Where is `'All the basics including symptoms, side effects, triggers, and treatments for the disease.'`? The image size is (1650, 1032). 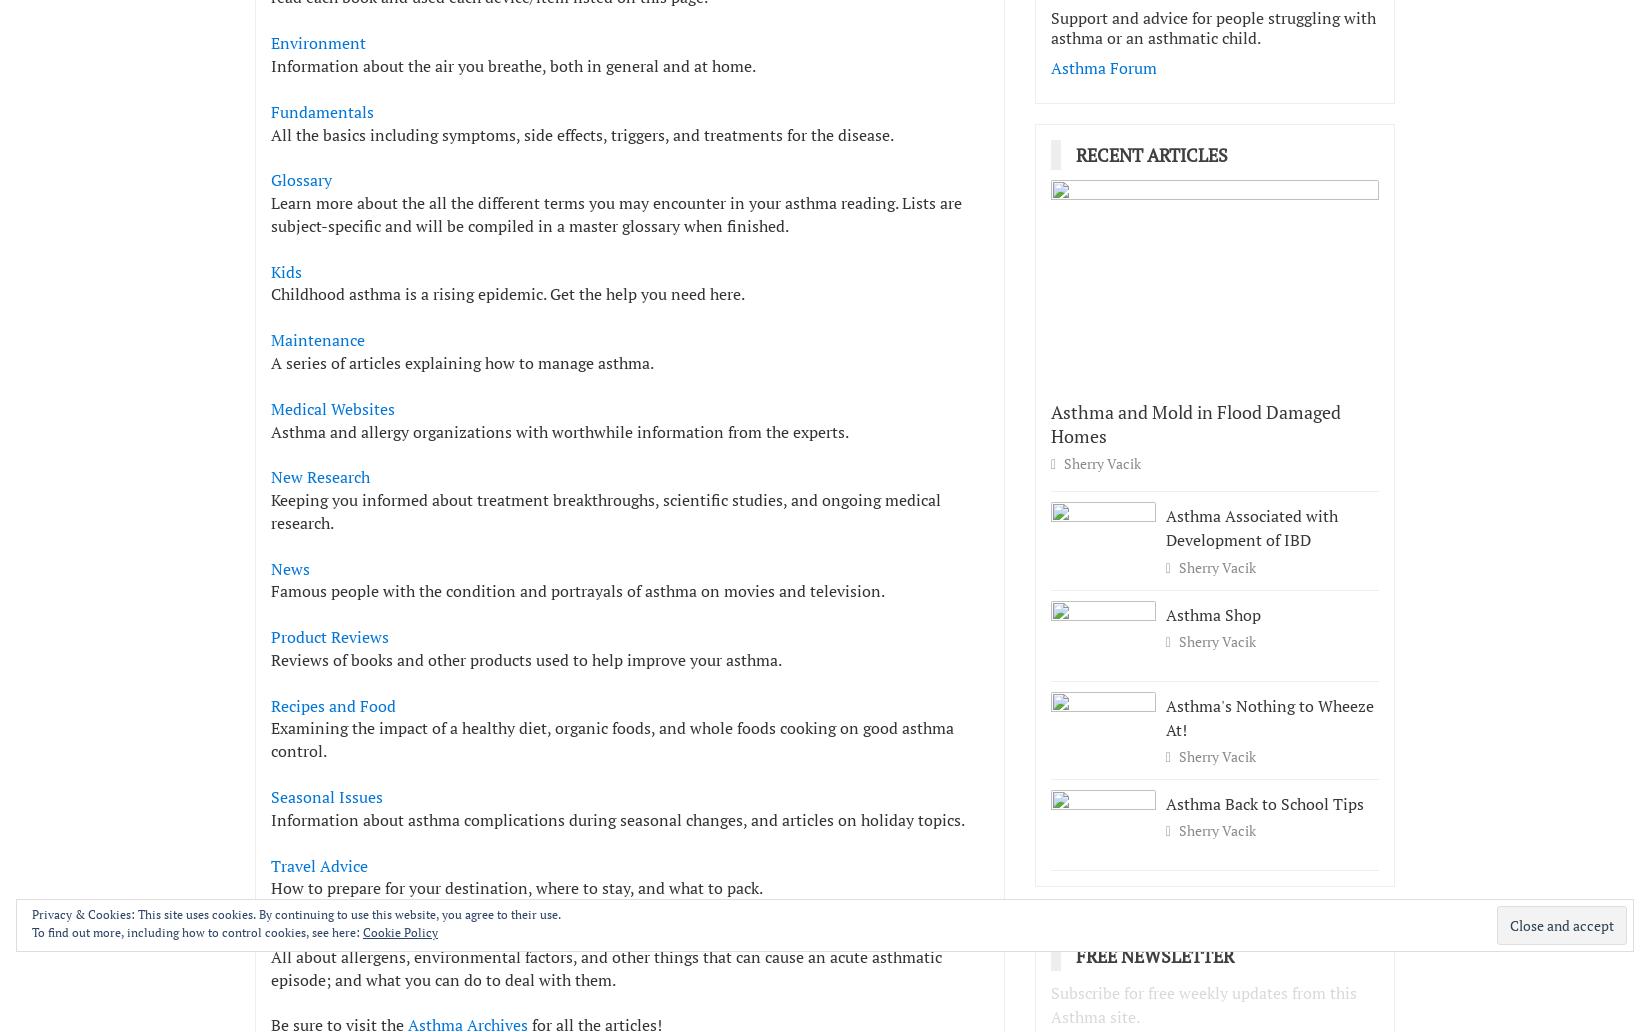
'All the basics including symptoms, side effects, triggers, and treatments for the disease.' is located at coordinates (581, 132).